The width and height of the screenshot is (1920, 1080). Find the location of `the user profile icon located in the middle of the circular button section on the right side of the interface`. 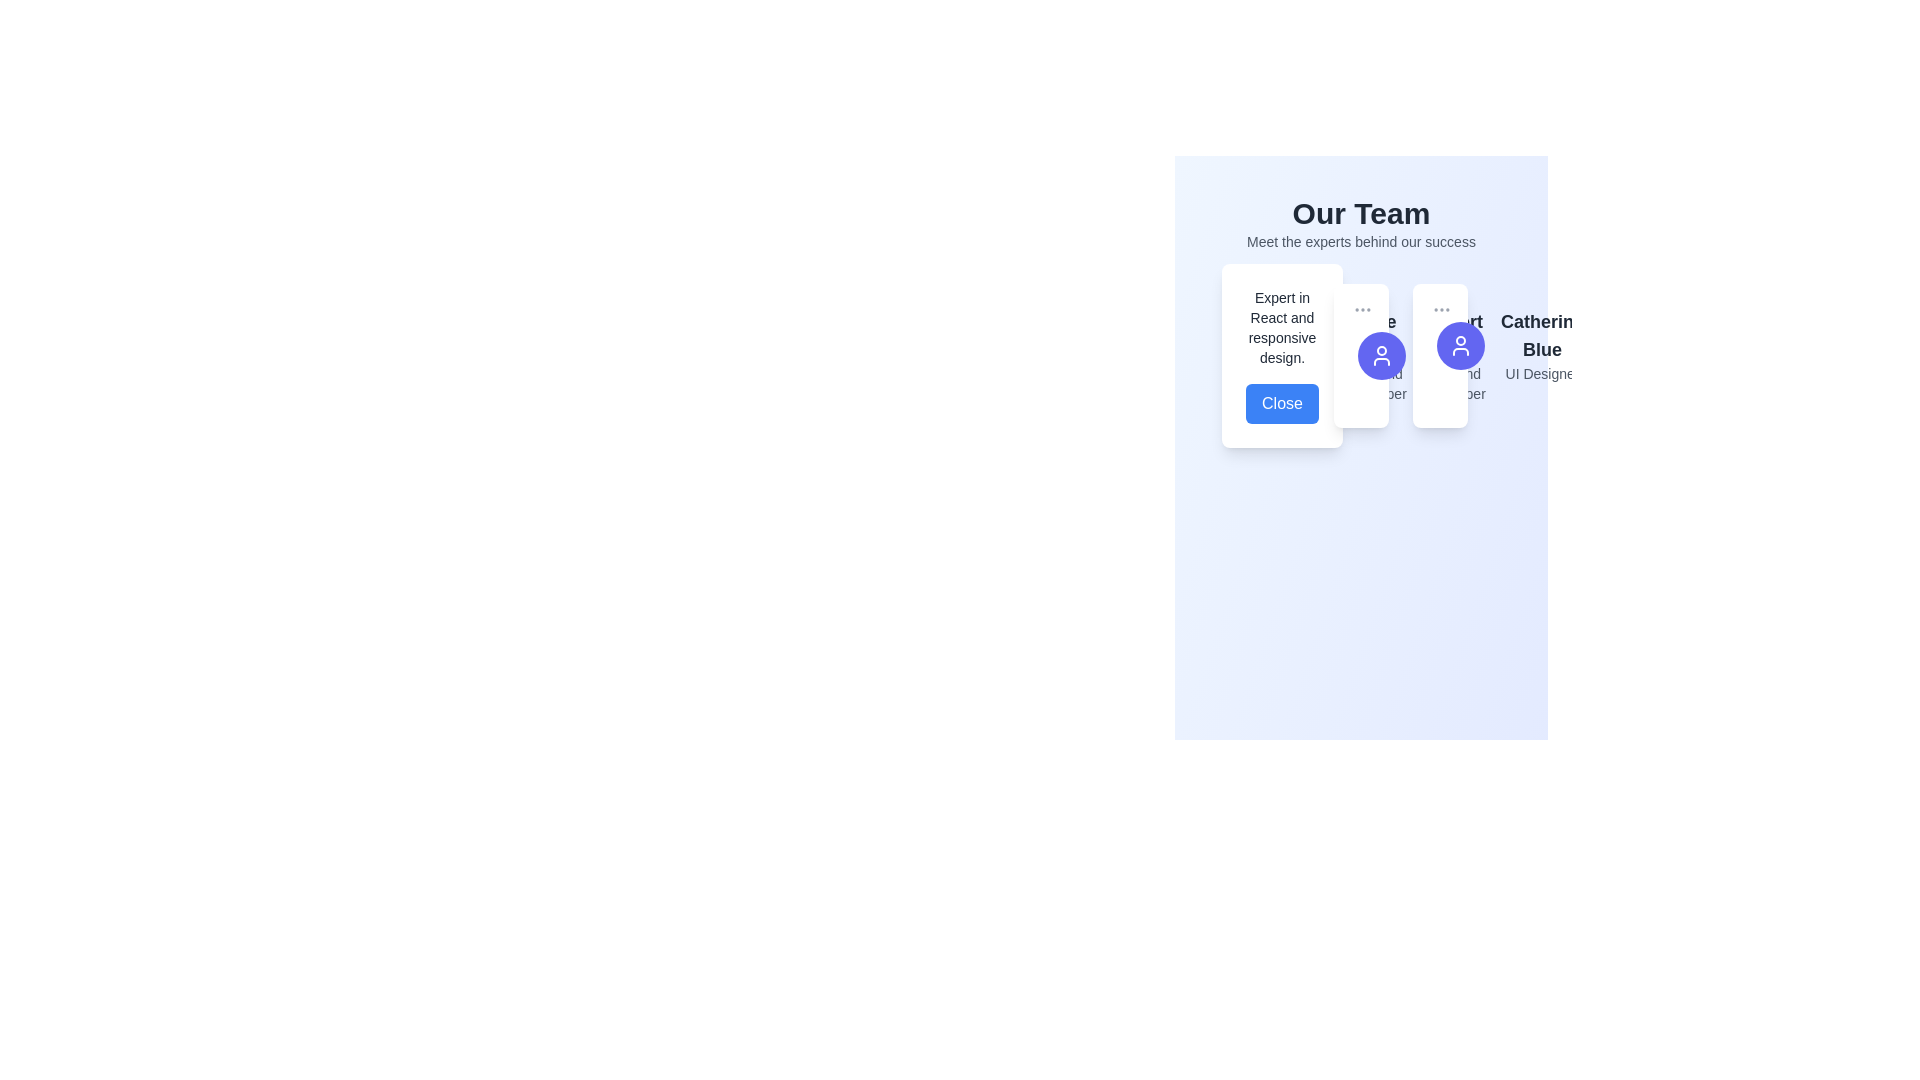

the user profile icon located in the middle of the circular button section on the right side of the interface is located at coordinates (1460, 345).